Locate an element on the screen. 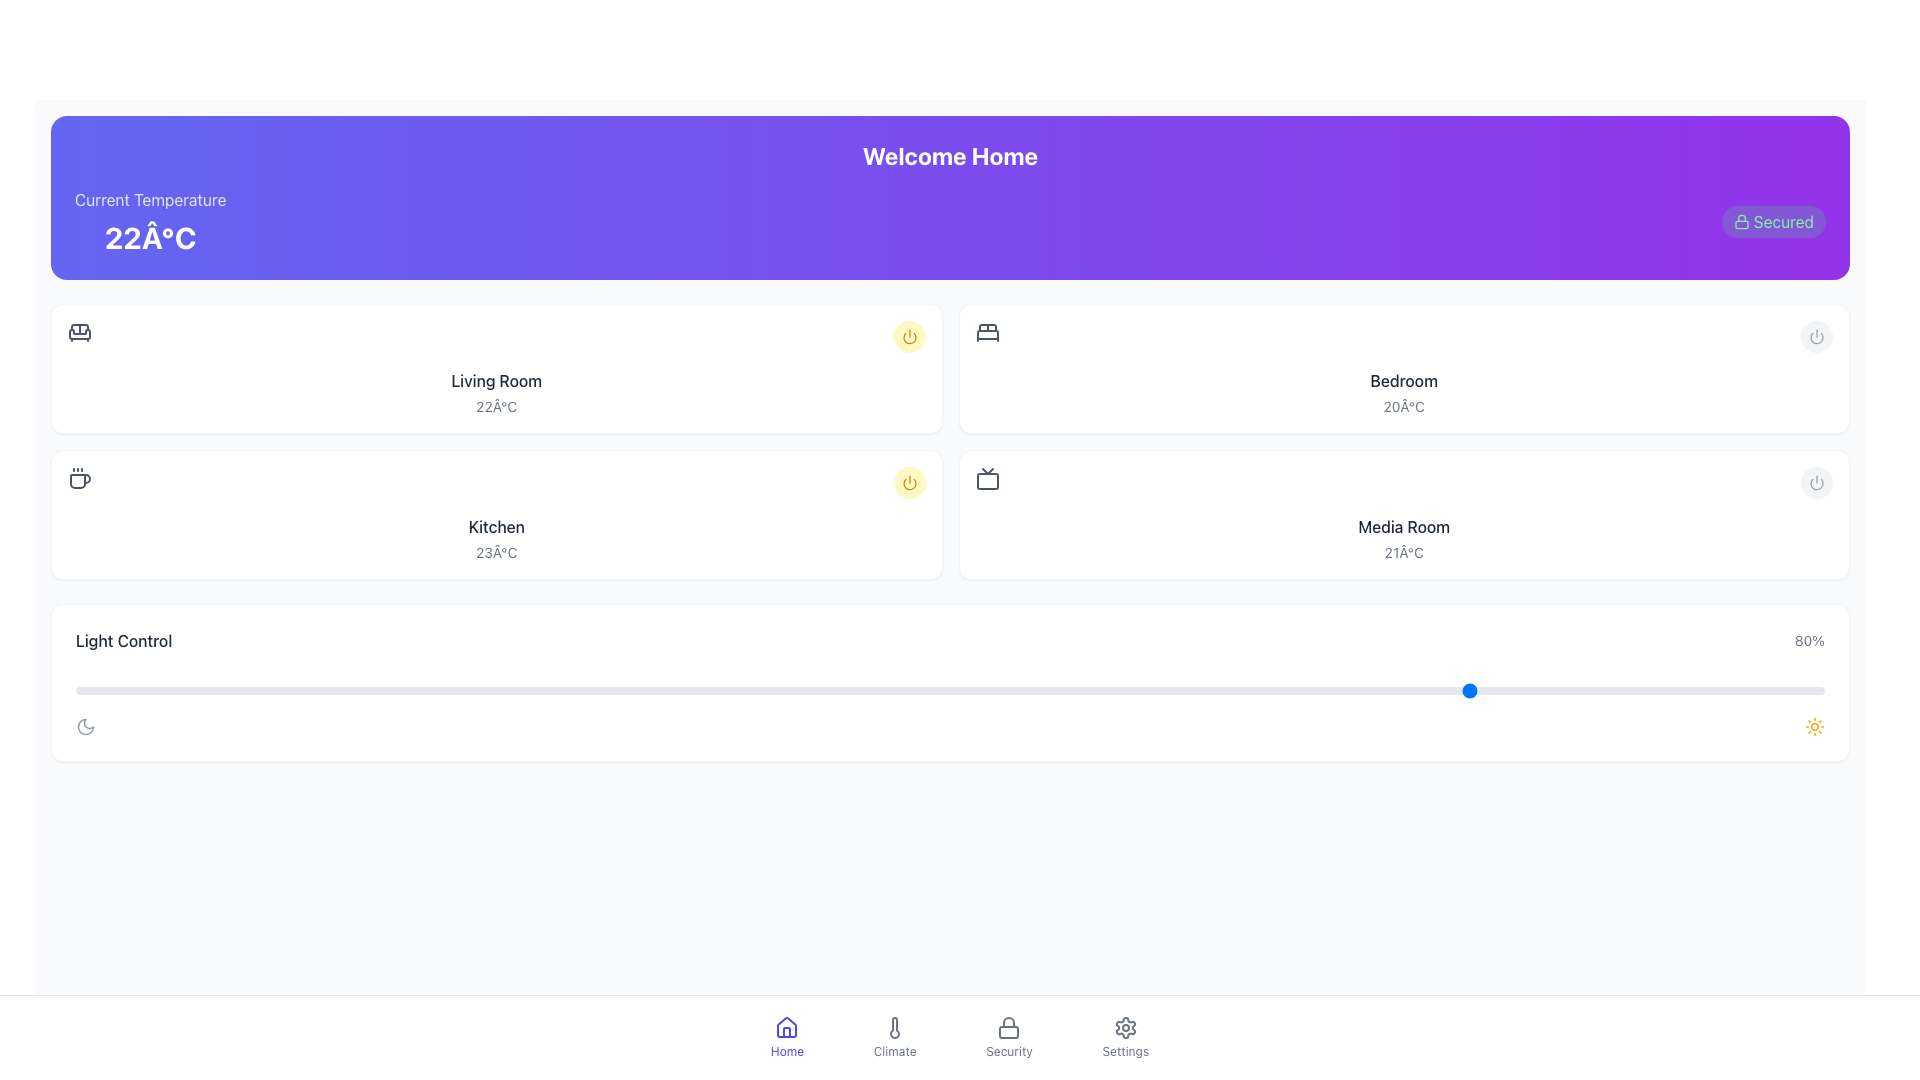 The image size is (1920, 1080). the Text label that provides context for the temperature value displayed below it is located at coordinates (149, 200).